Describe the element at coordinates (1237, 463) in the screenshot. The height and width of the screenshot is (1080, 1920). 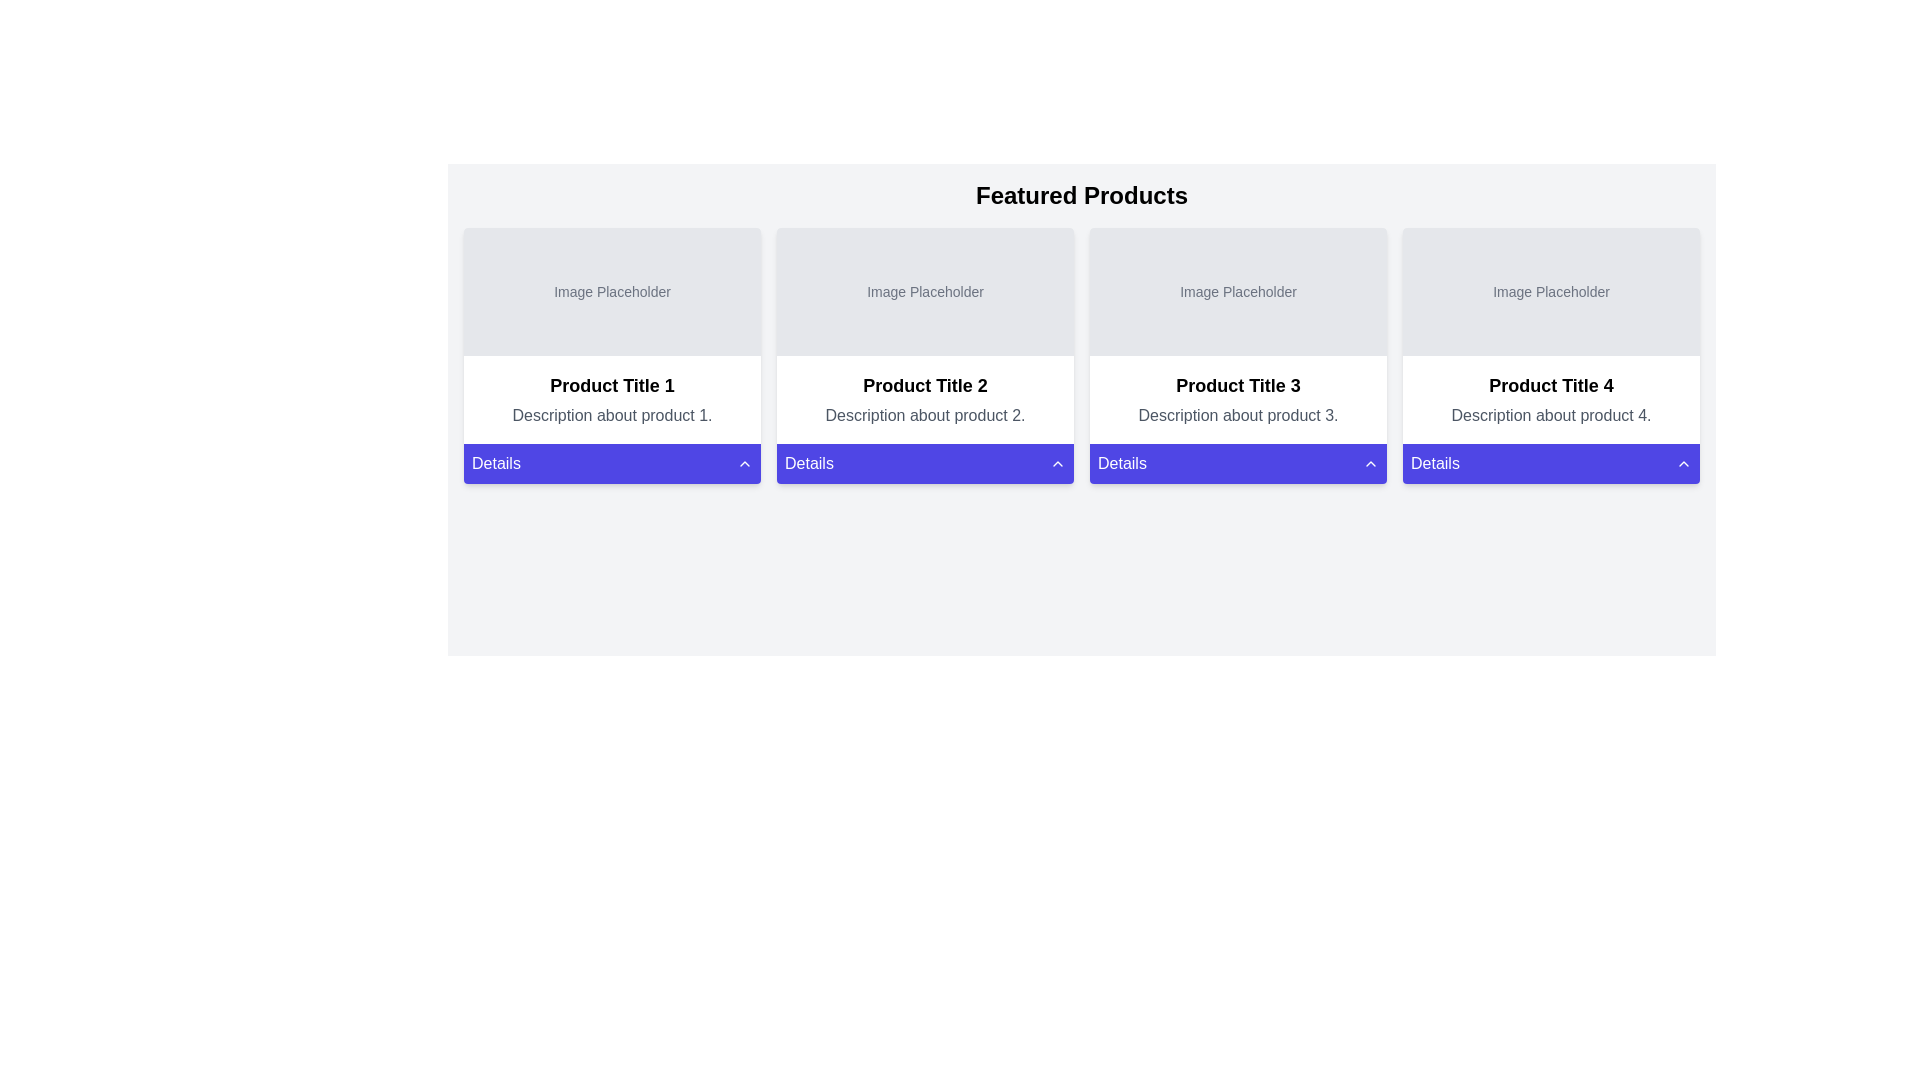
I see `the toggle button located at the bottom of the card for 'Product Title 3' to reveal or hide additional product details` at that location.